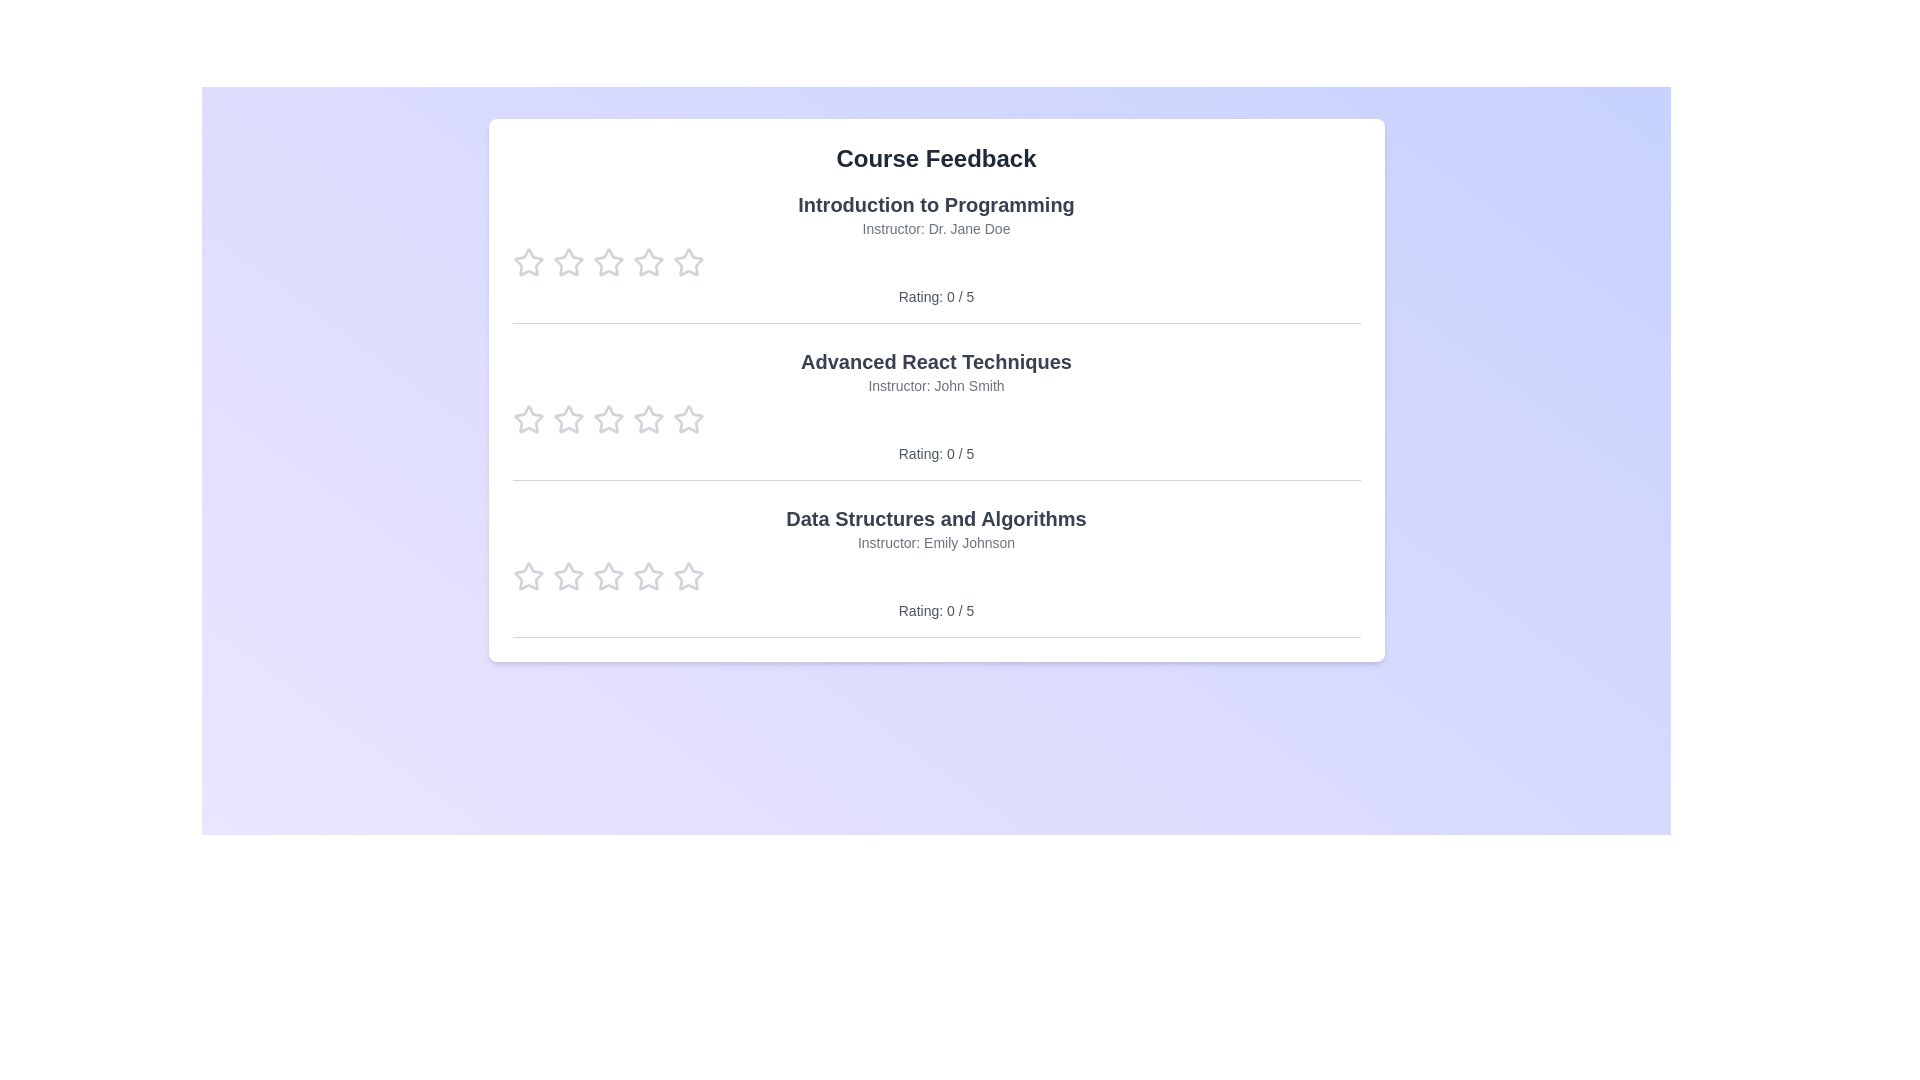 This screenshot has height=1080, width=1920. What do you see at coordinates (935, 204) in the screenshot?
I see `the course title 'Introduction to Programming' to highlight it` at bounding box center [935, 204].